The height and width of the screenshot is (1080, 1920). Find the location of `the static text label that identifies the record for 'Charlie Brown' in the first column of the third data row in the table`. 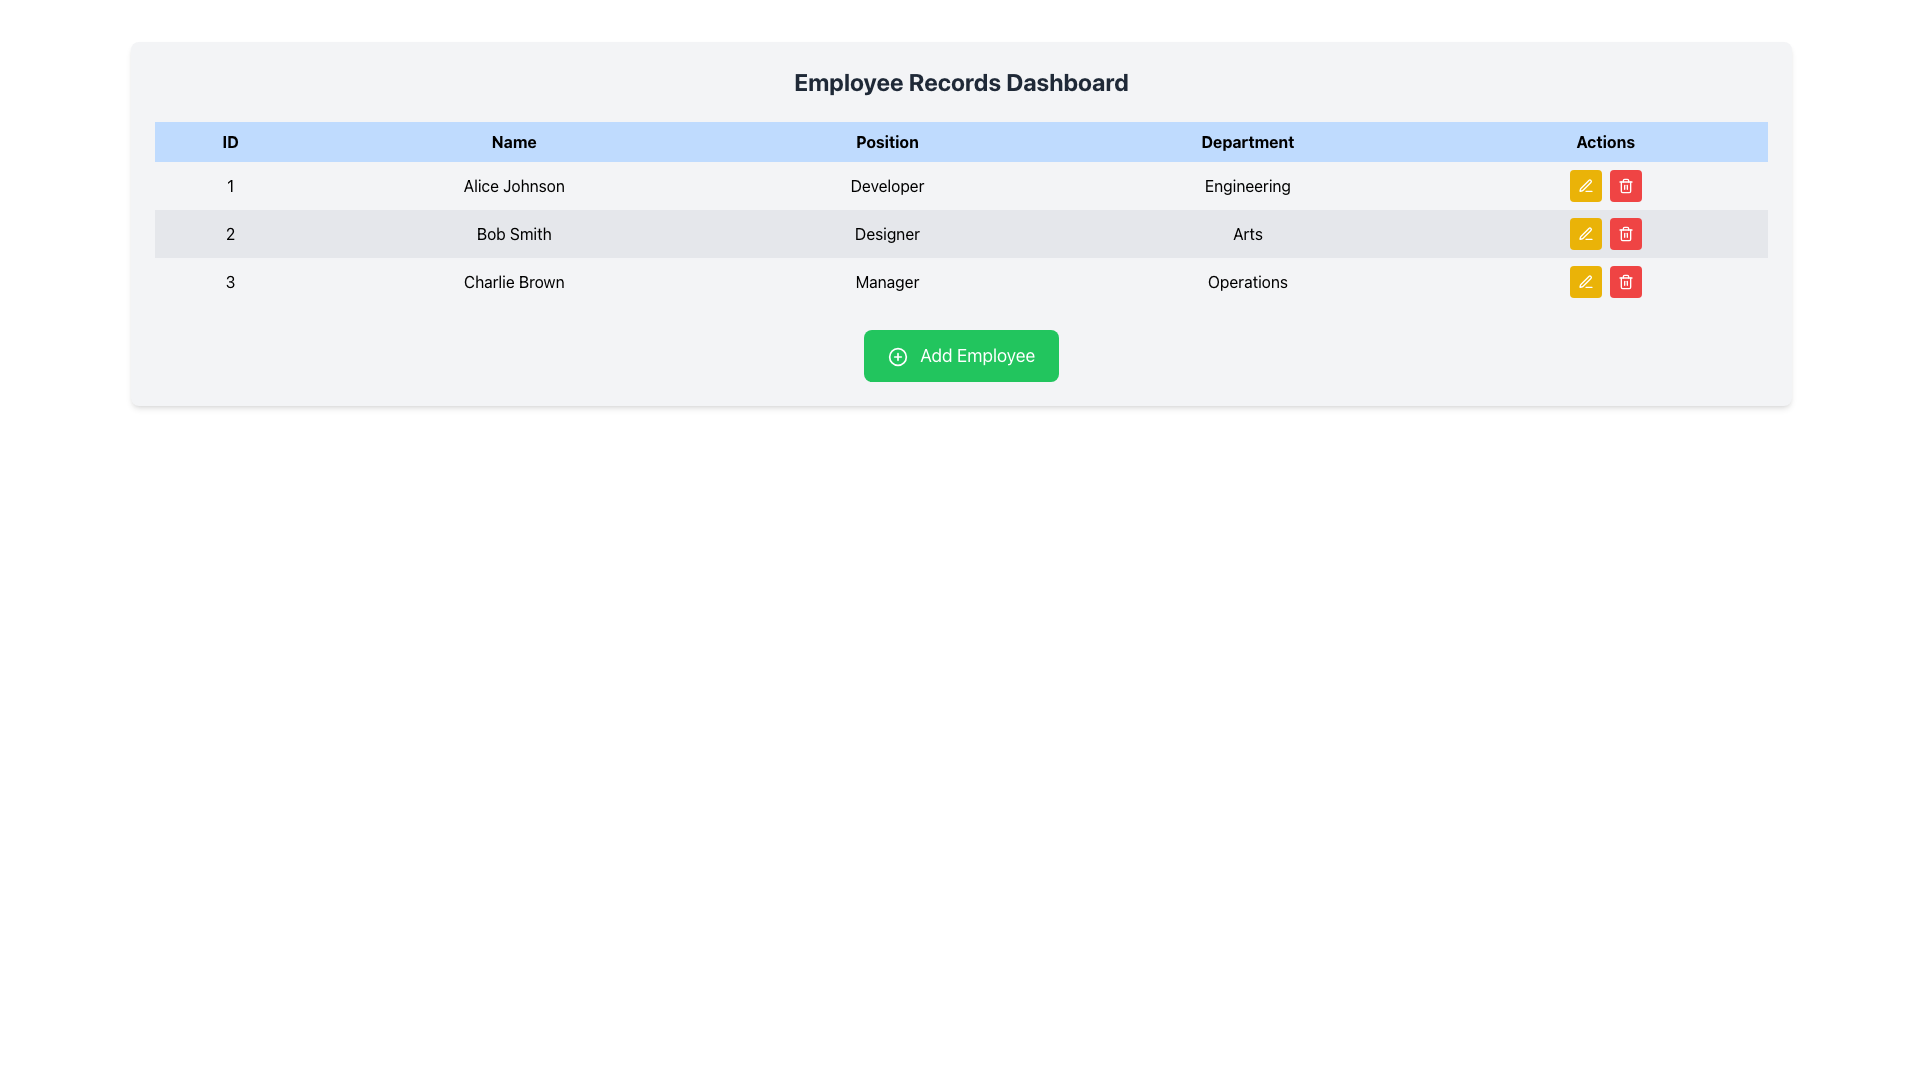

the static text label that identifies the record for 'Charlie Brown' in the first column of the third data row in the table is located at coordinates (230, 281).